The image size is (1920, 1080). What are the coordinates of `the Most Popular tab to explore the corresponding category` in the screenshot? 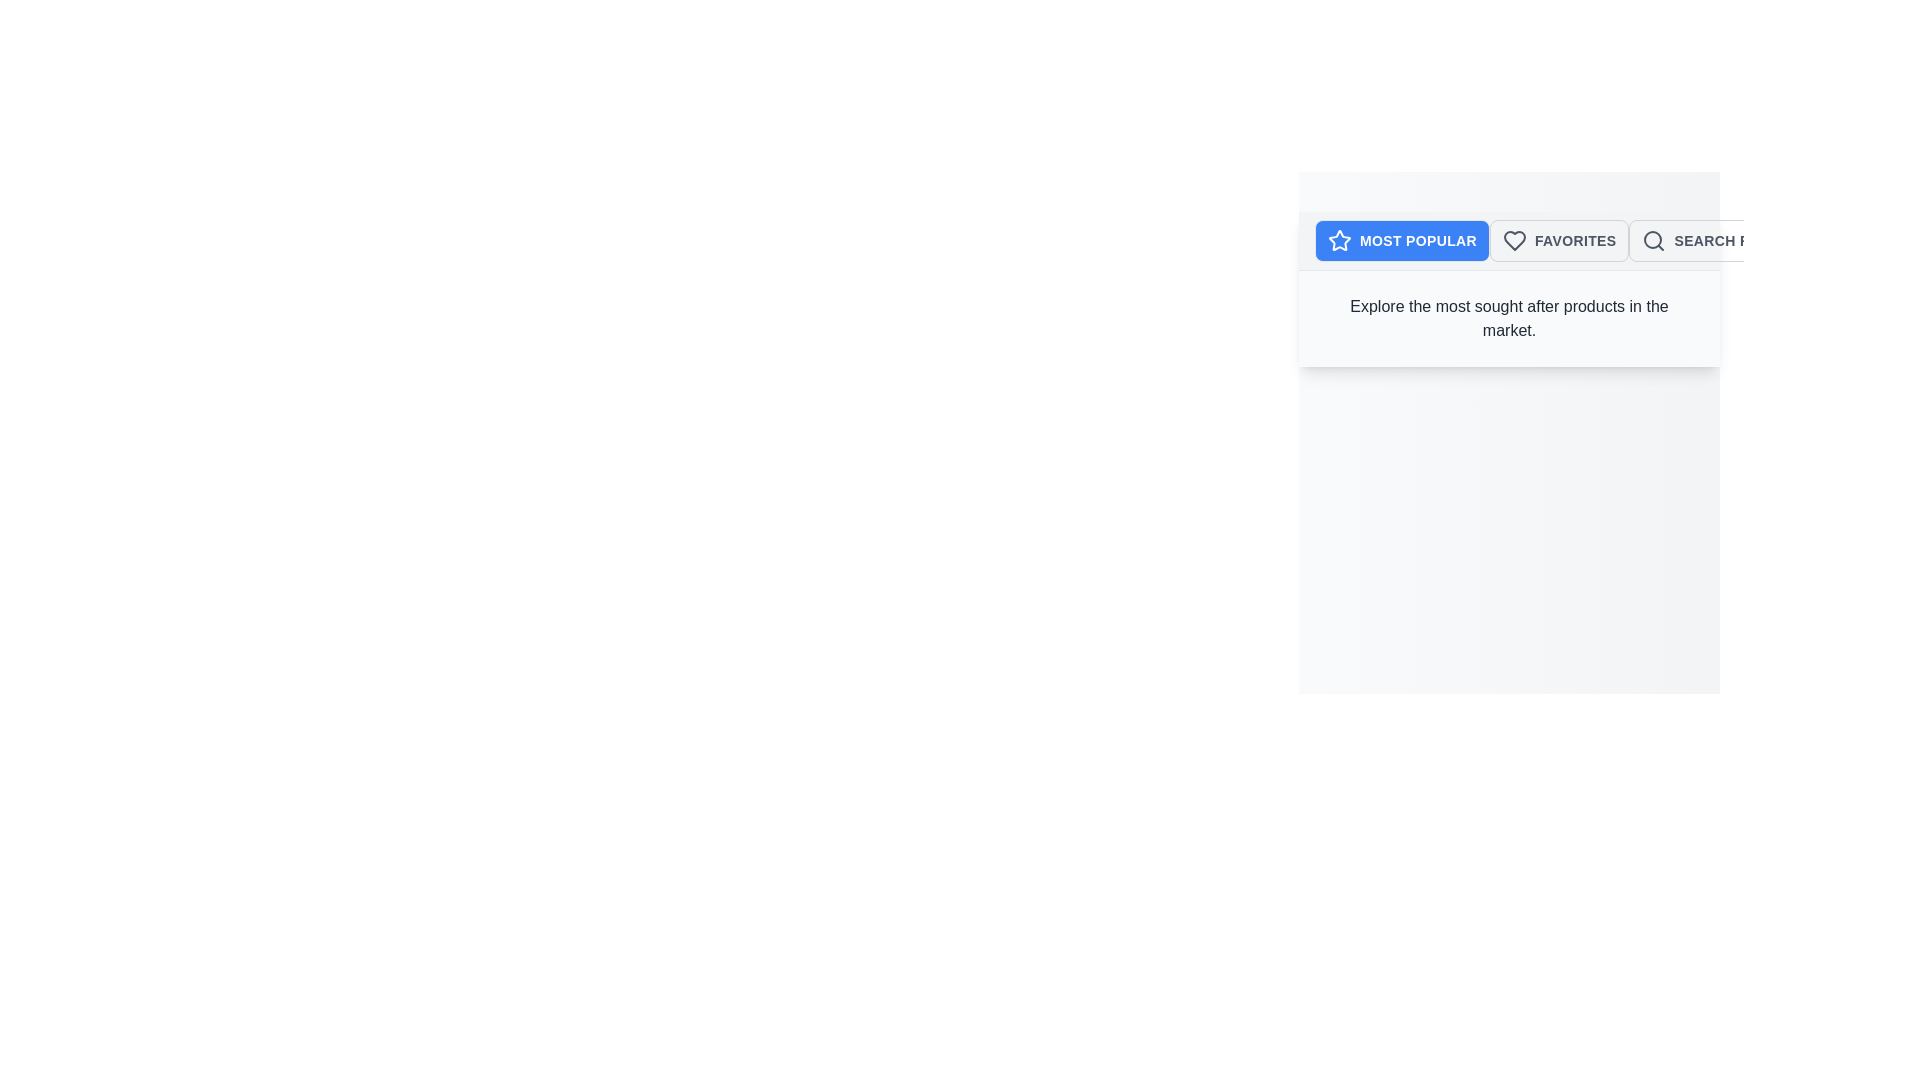 It's located at (1400, 239).